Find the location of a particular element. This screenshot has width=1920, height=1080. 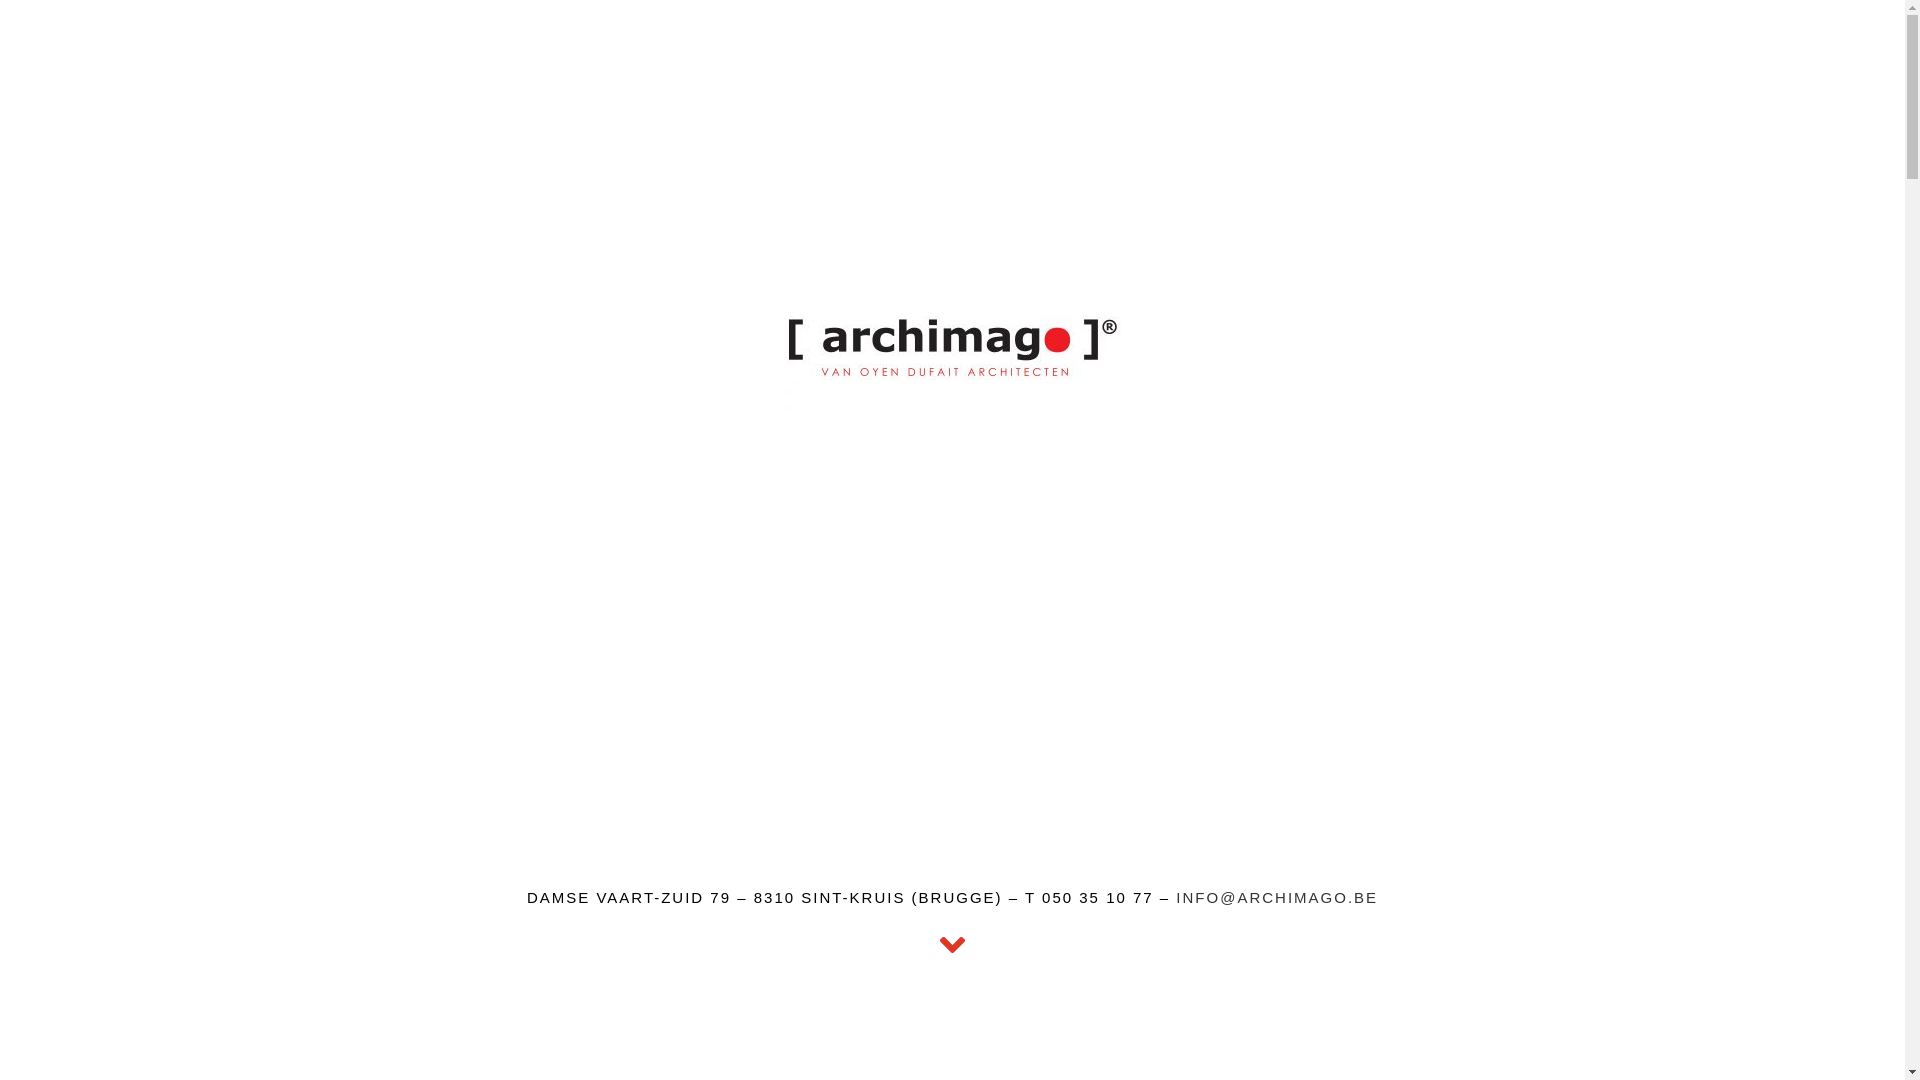

'INFO@ARCHIMAGO.BE' is located at coordinates (1275, 896).